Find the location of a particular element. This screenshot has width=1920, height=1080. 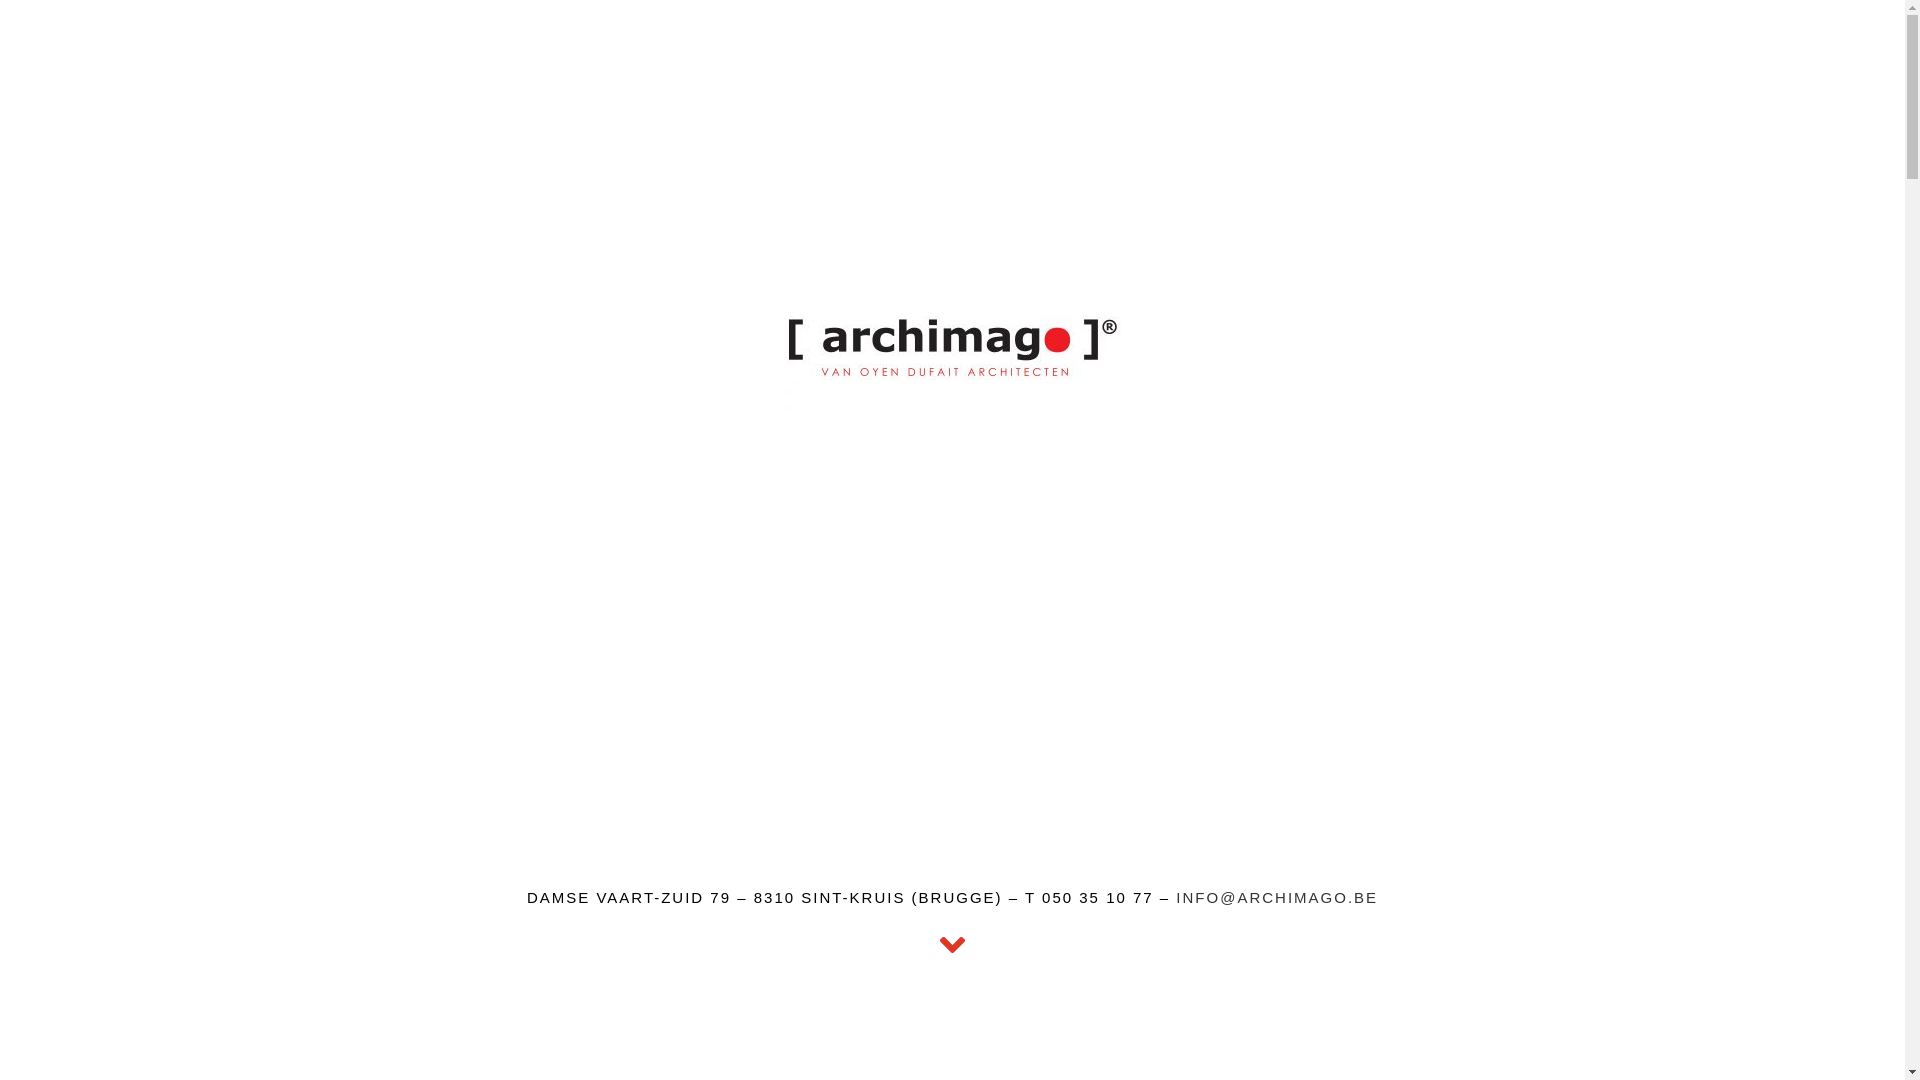

'INFO@ARCHIMAGO.BE' is located at coordinates (1275, 896).